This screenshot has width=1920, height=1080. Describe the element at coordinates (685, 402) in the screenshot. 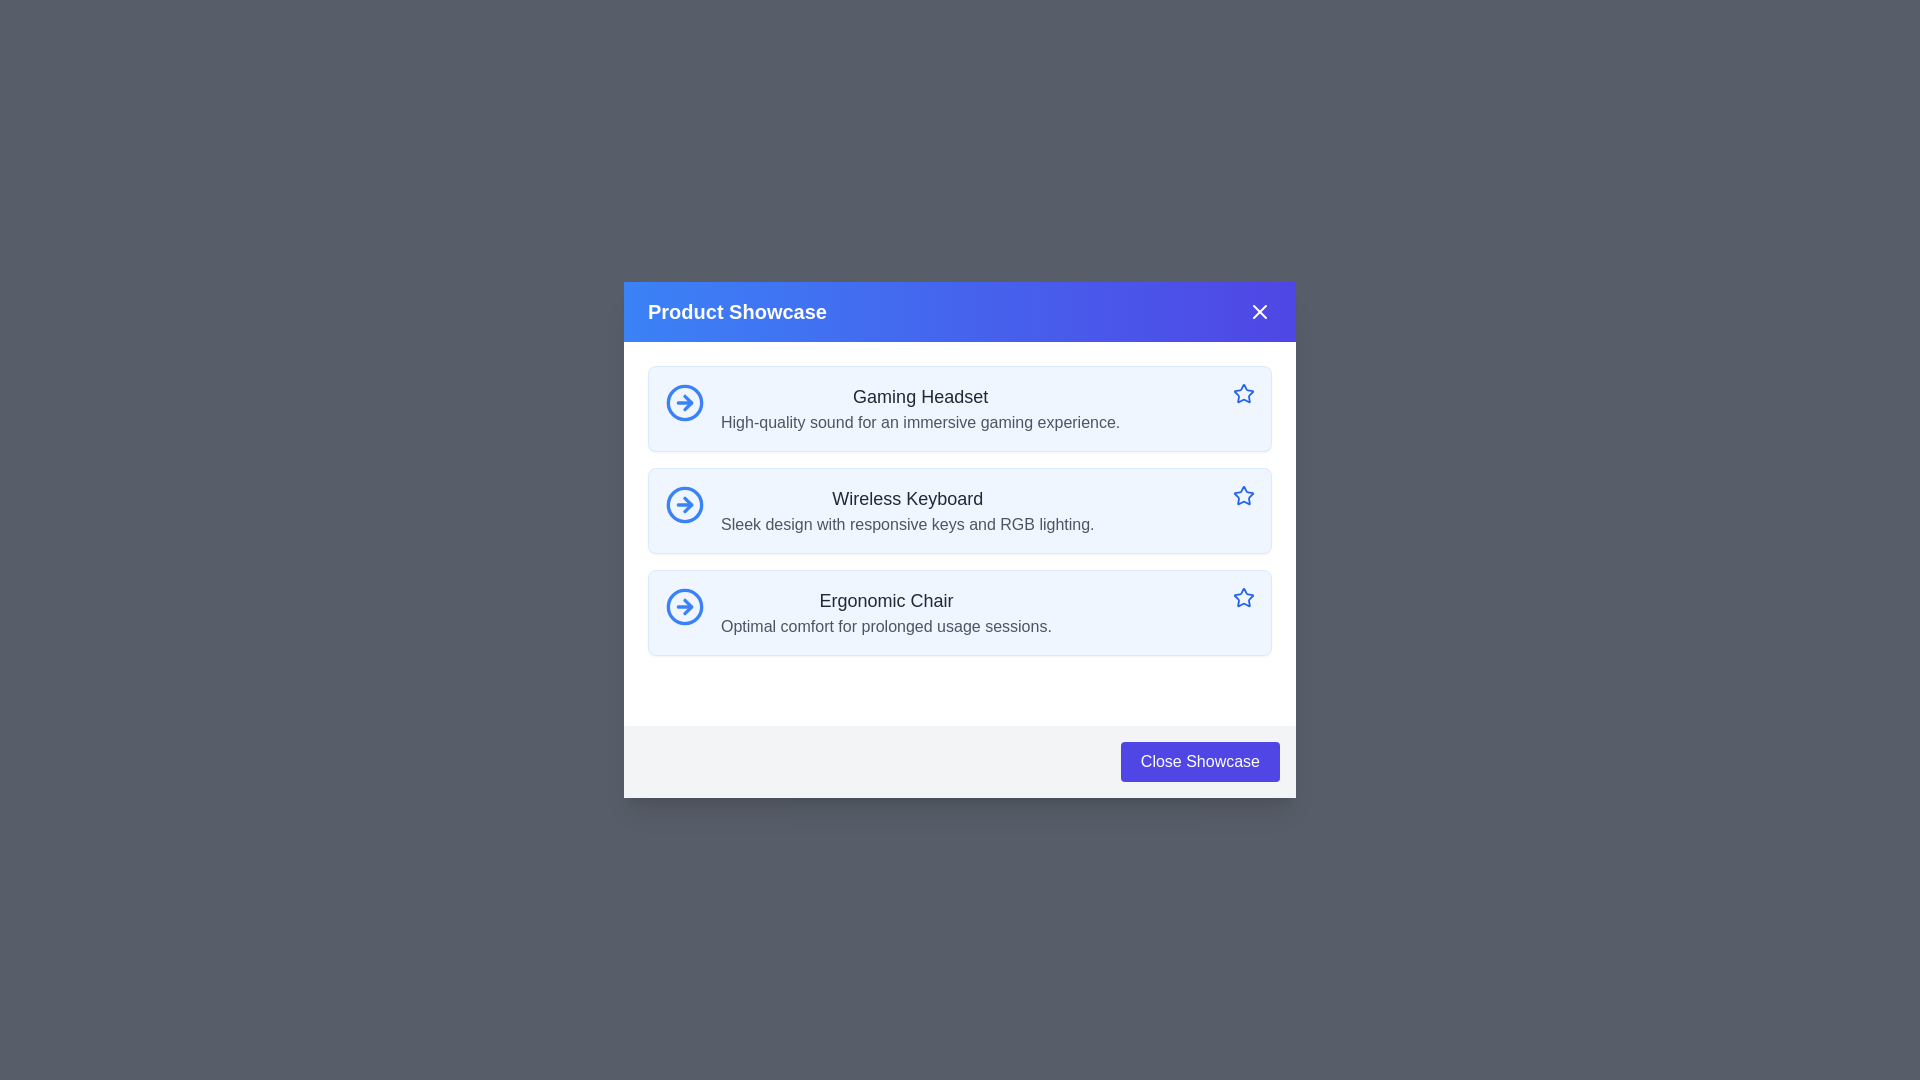

I see `the leftmost icon in the first row that serves as a visual indicator` at that location.